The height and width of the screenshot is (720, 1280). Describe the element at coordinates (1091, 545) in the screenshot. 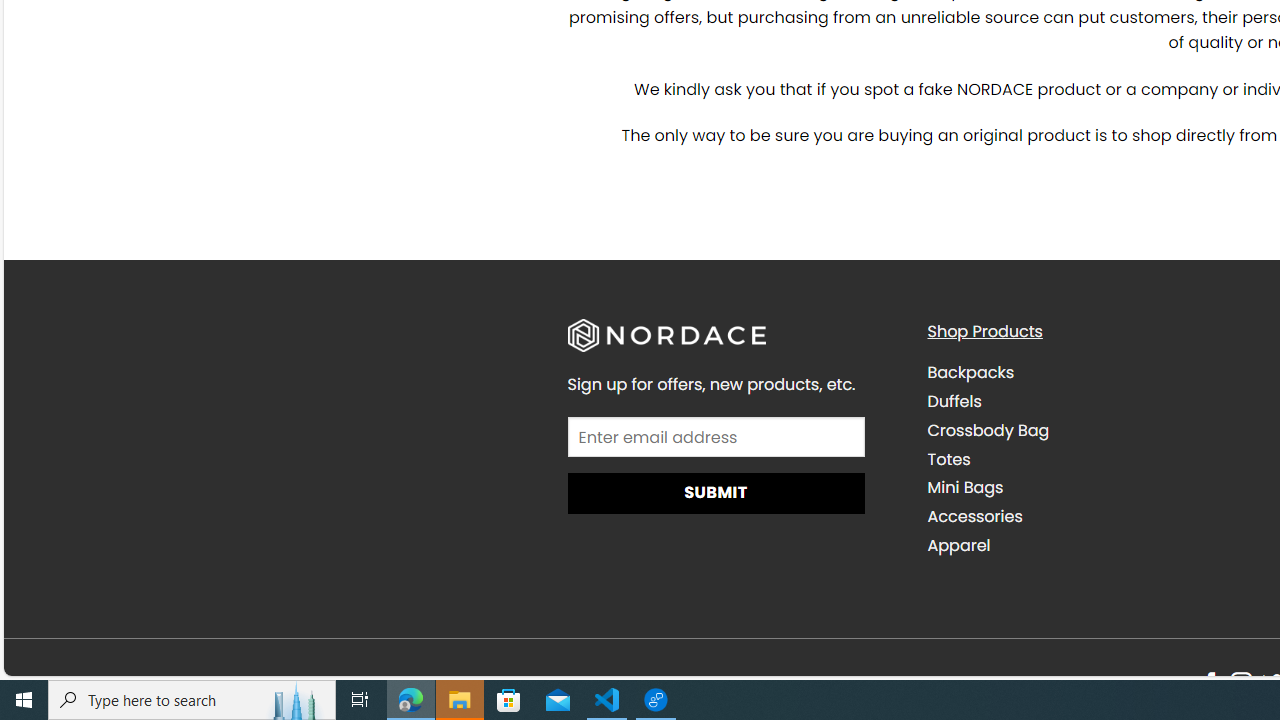

I see `'Apparel'` at that location.